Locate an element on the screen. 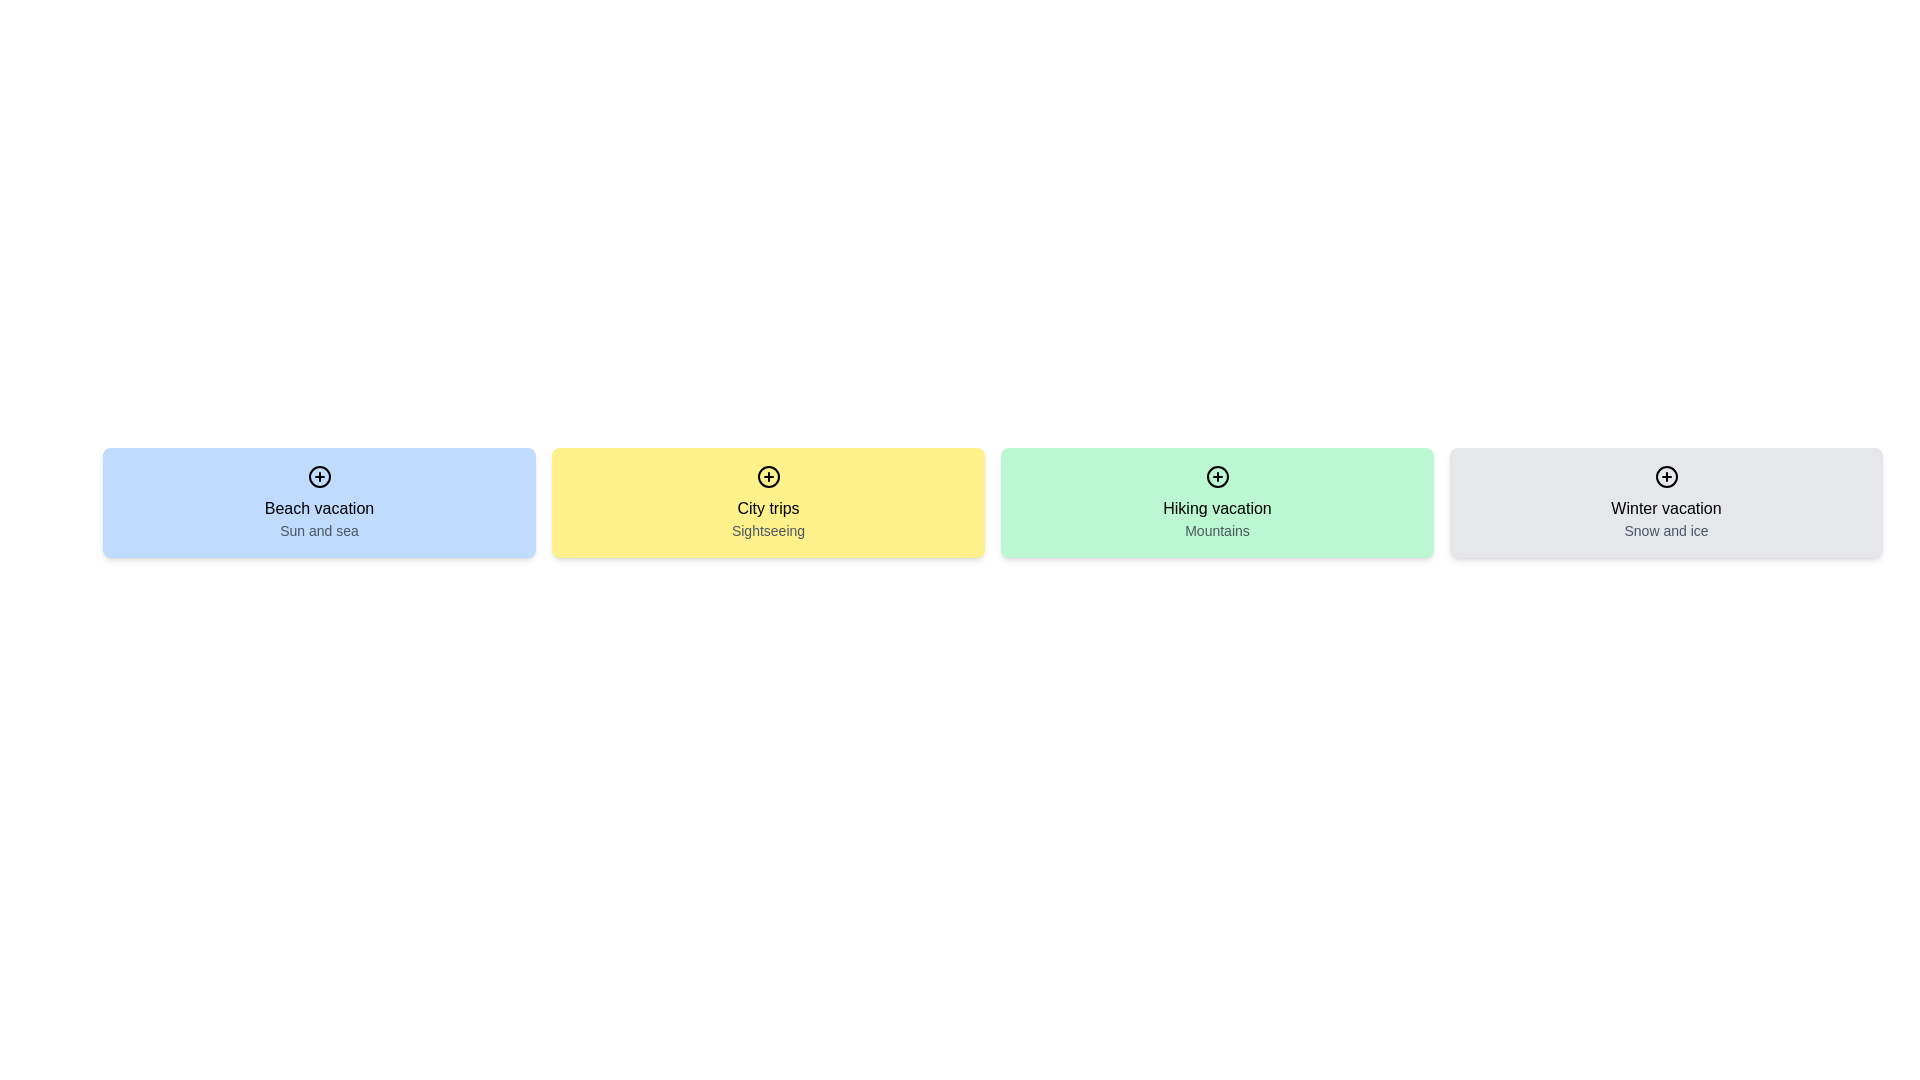 The height and width of the screenshot is (1080, 1920). the text label displaying 'Winter vacation' to interact with it is located at coordinates (1666, 508).